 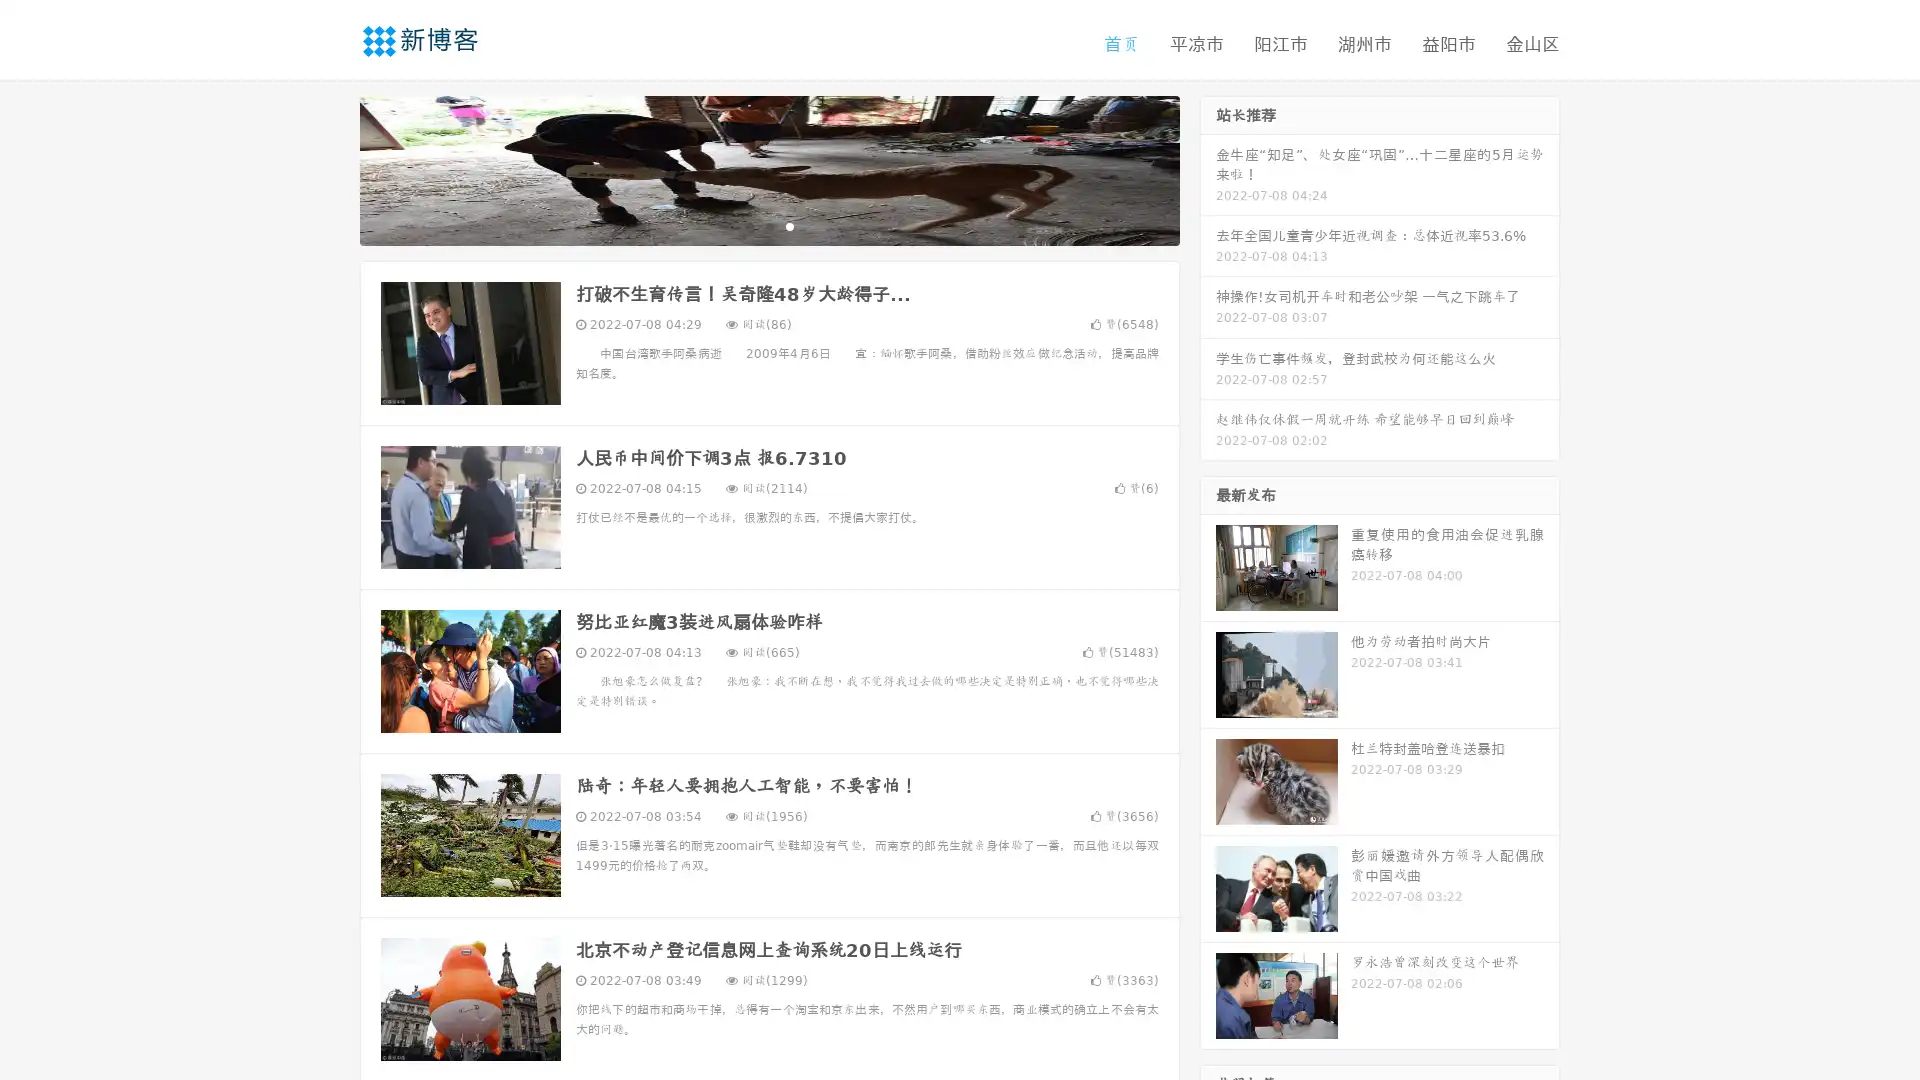 I want to click on Go to slide 2, so click(x=768, y=225).